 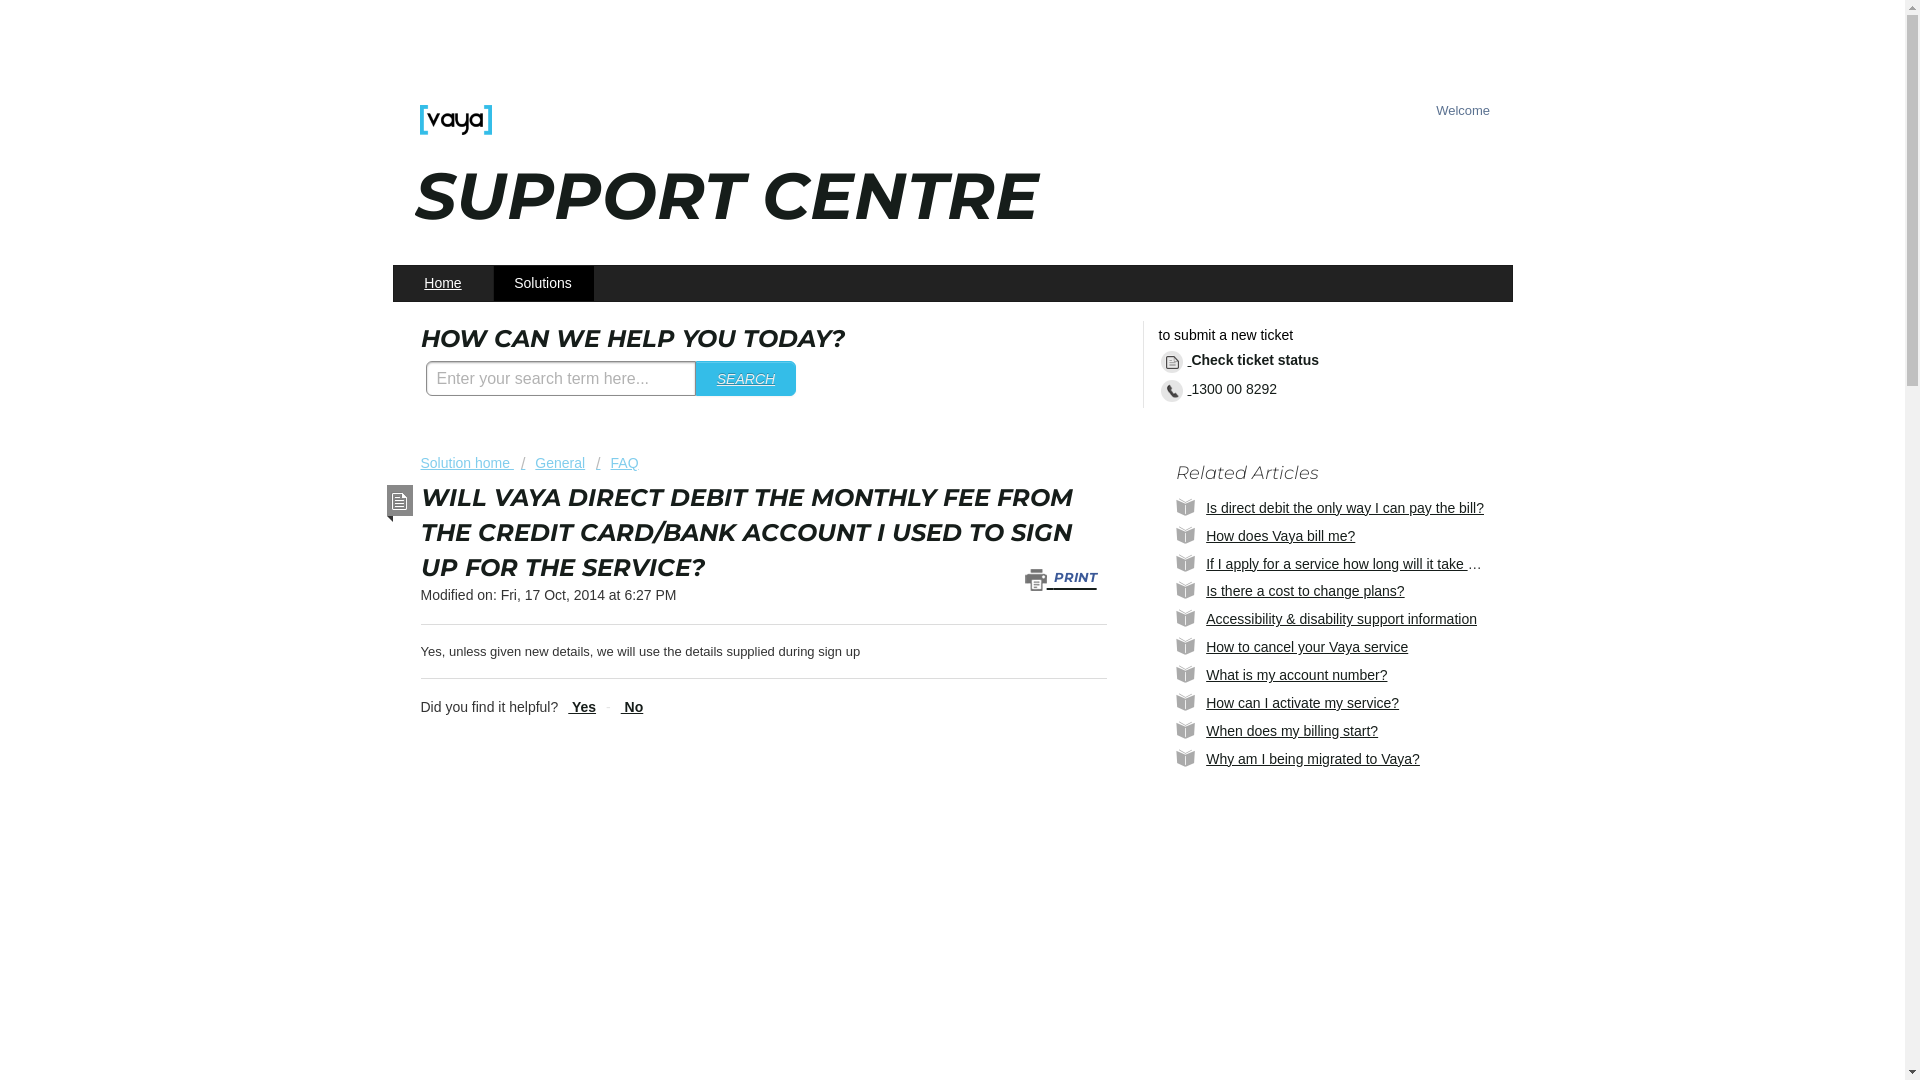 I want to click on 'How does Vaya bill me?', so click(x=1280, y=535).